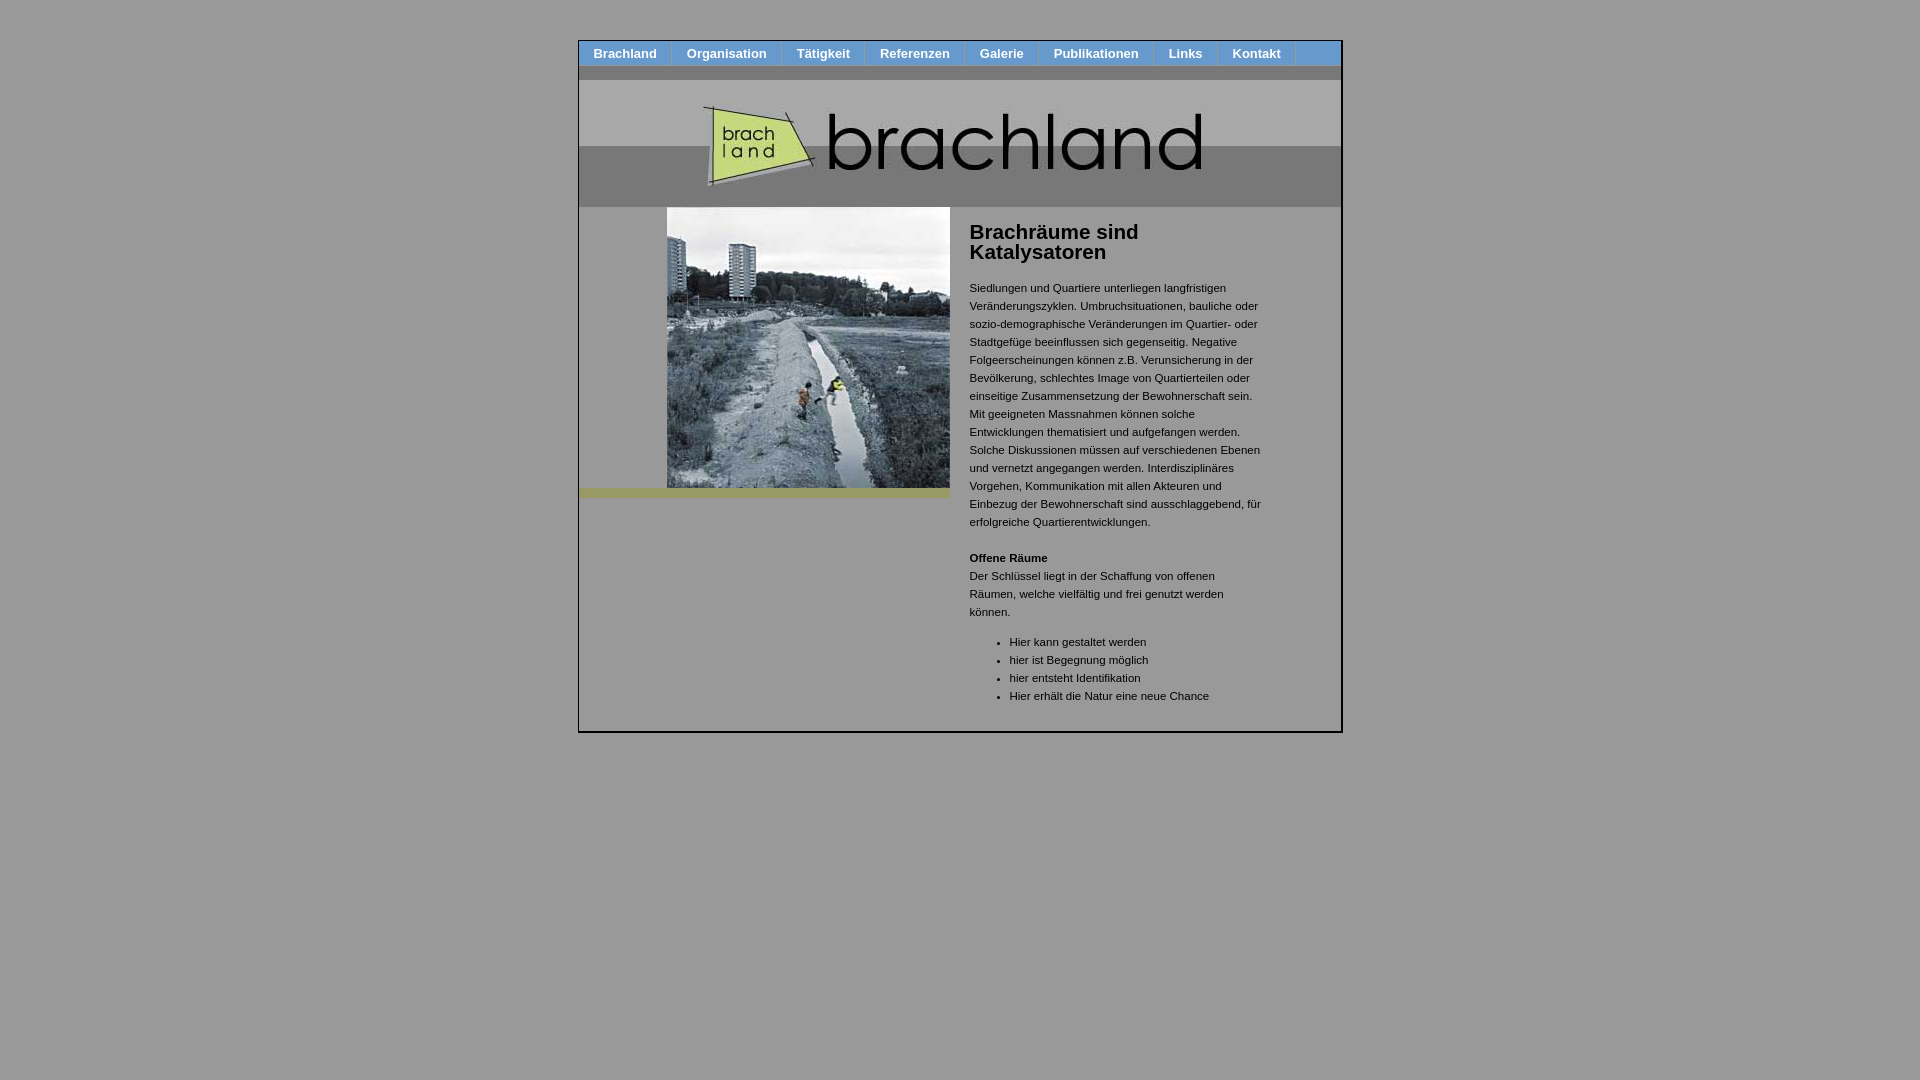 This screenshot has height=1080, width=1920. What do you see at coordinates (623, 52) in the screenshot?
I see `'Brachland'` at bounding box center [623, 52].